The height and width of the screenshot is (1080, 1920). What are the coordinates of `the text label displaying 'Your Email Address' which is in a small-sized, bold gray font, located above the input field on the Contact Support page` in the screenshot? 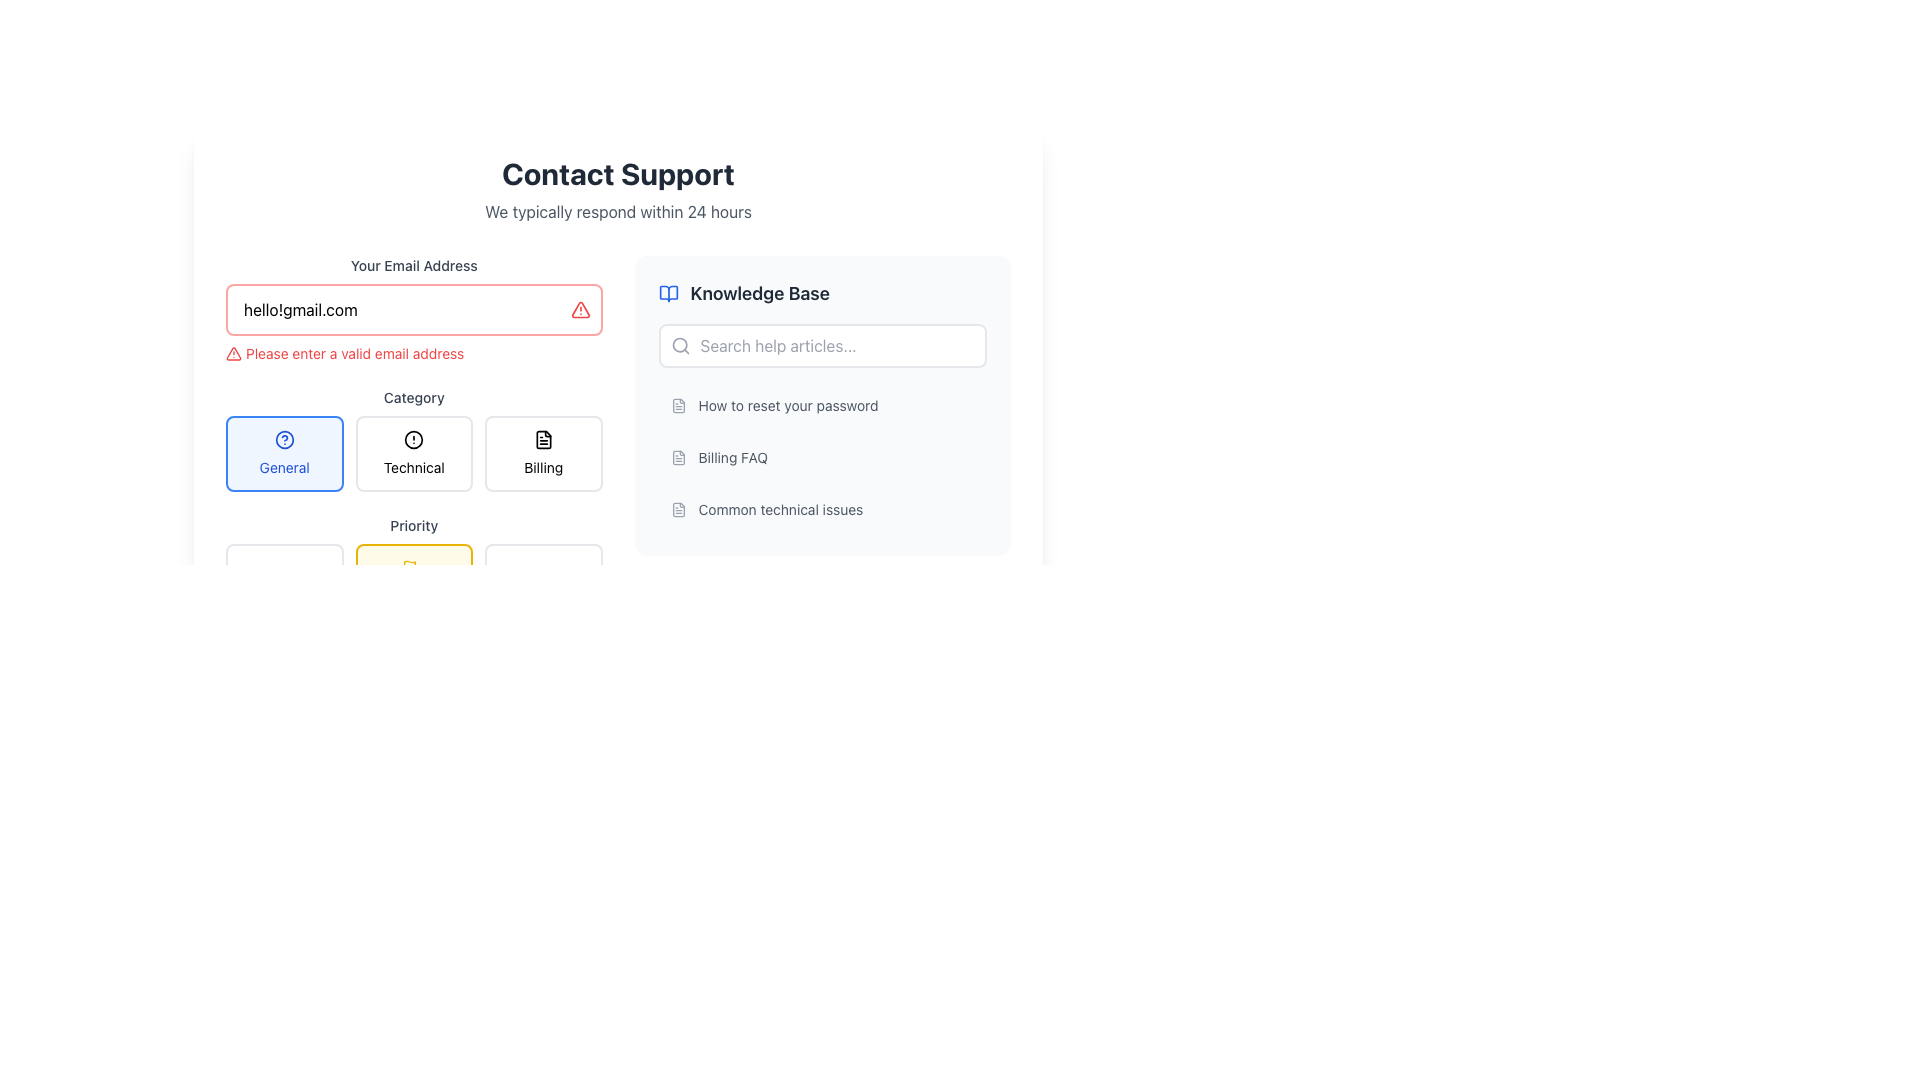 It's located at (413, 265).